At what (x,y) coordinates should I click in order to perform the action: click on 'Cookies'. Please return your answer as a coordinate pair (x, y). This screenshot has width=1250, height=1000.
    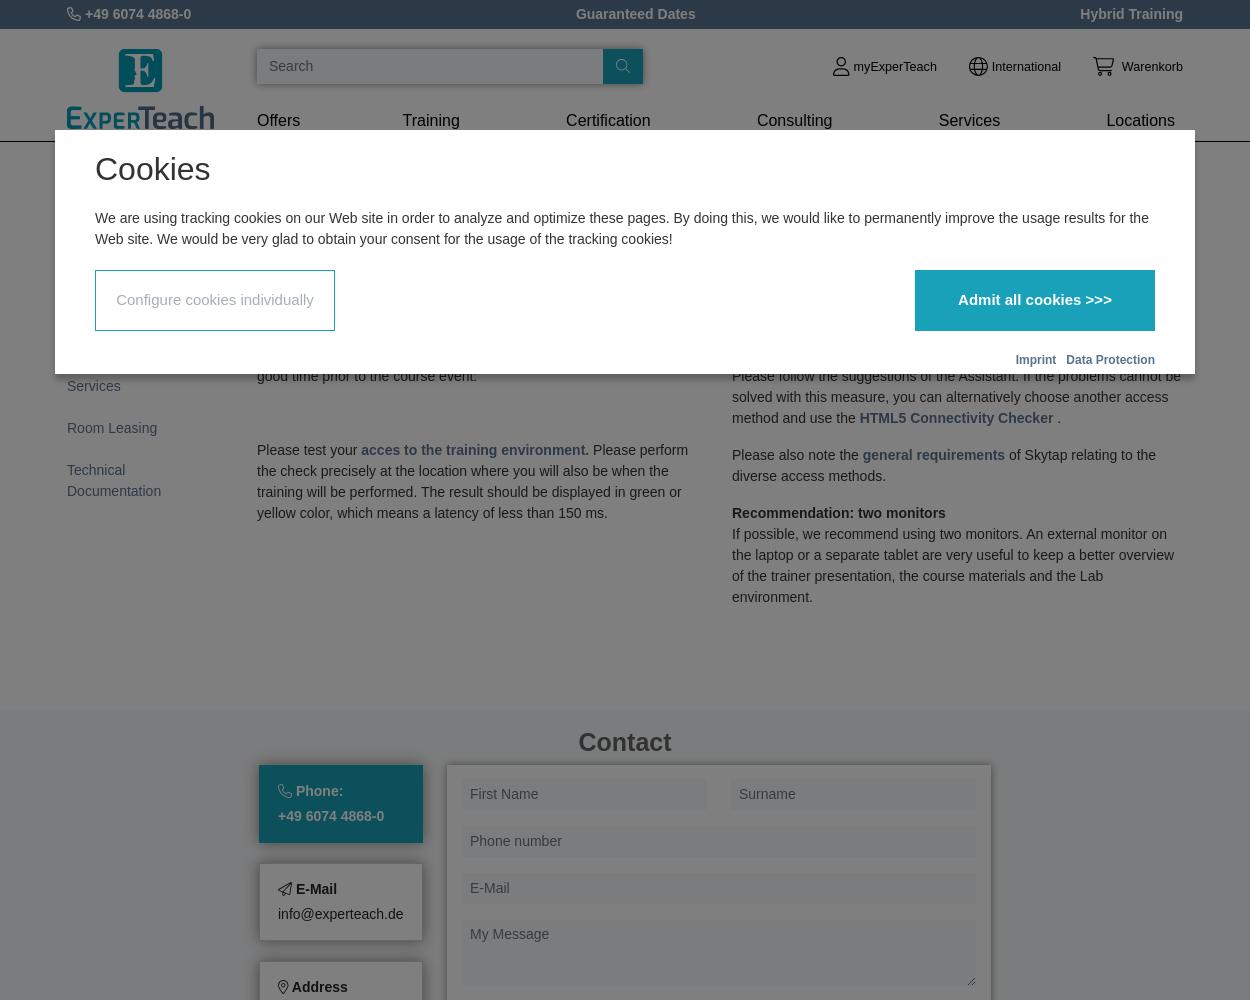
    Looking at the image, I should click on (152, 169).